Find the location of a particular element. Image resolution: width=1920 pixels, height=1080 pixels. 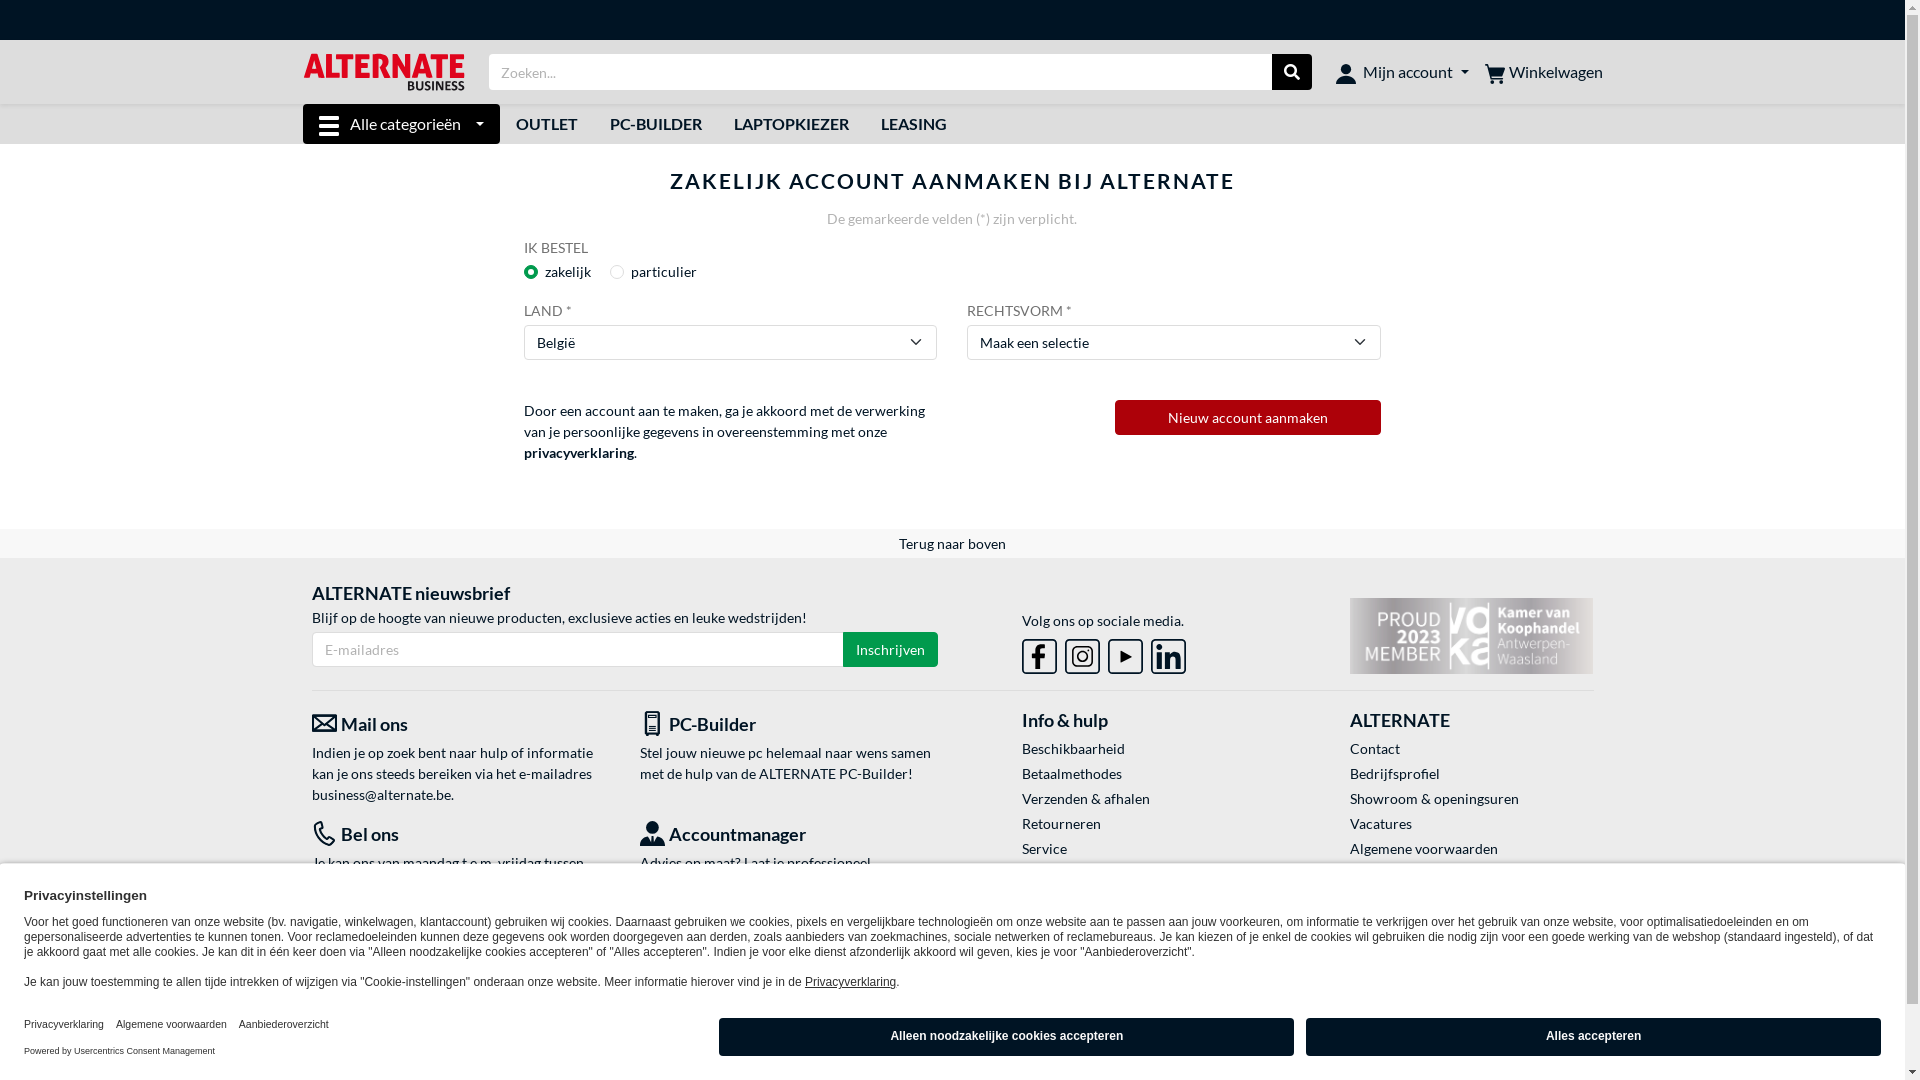

'Inschrijven' is located at coordinates (888, 649).